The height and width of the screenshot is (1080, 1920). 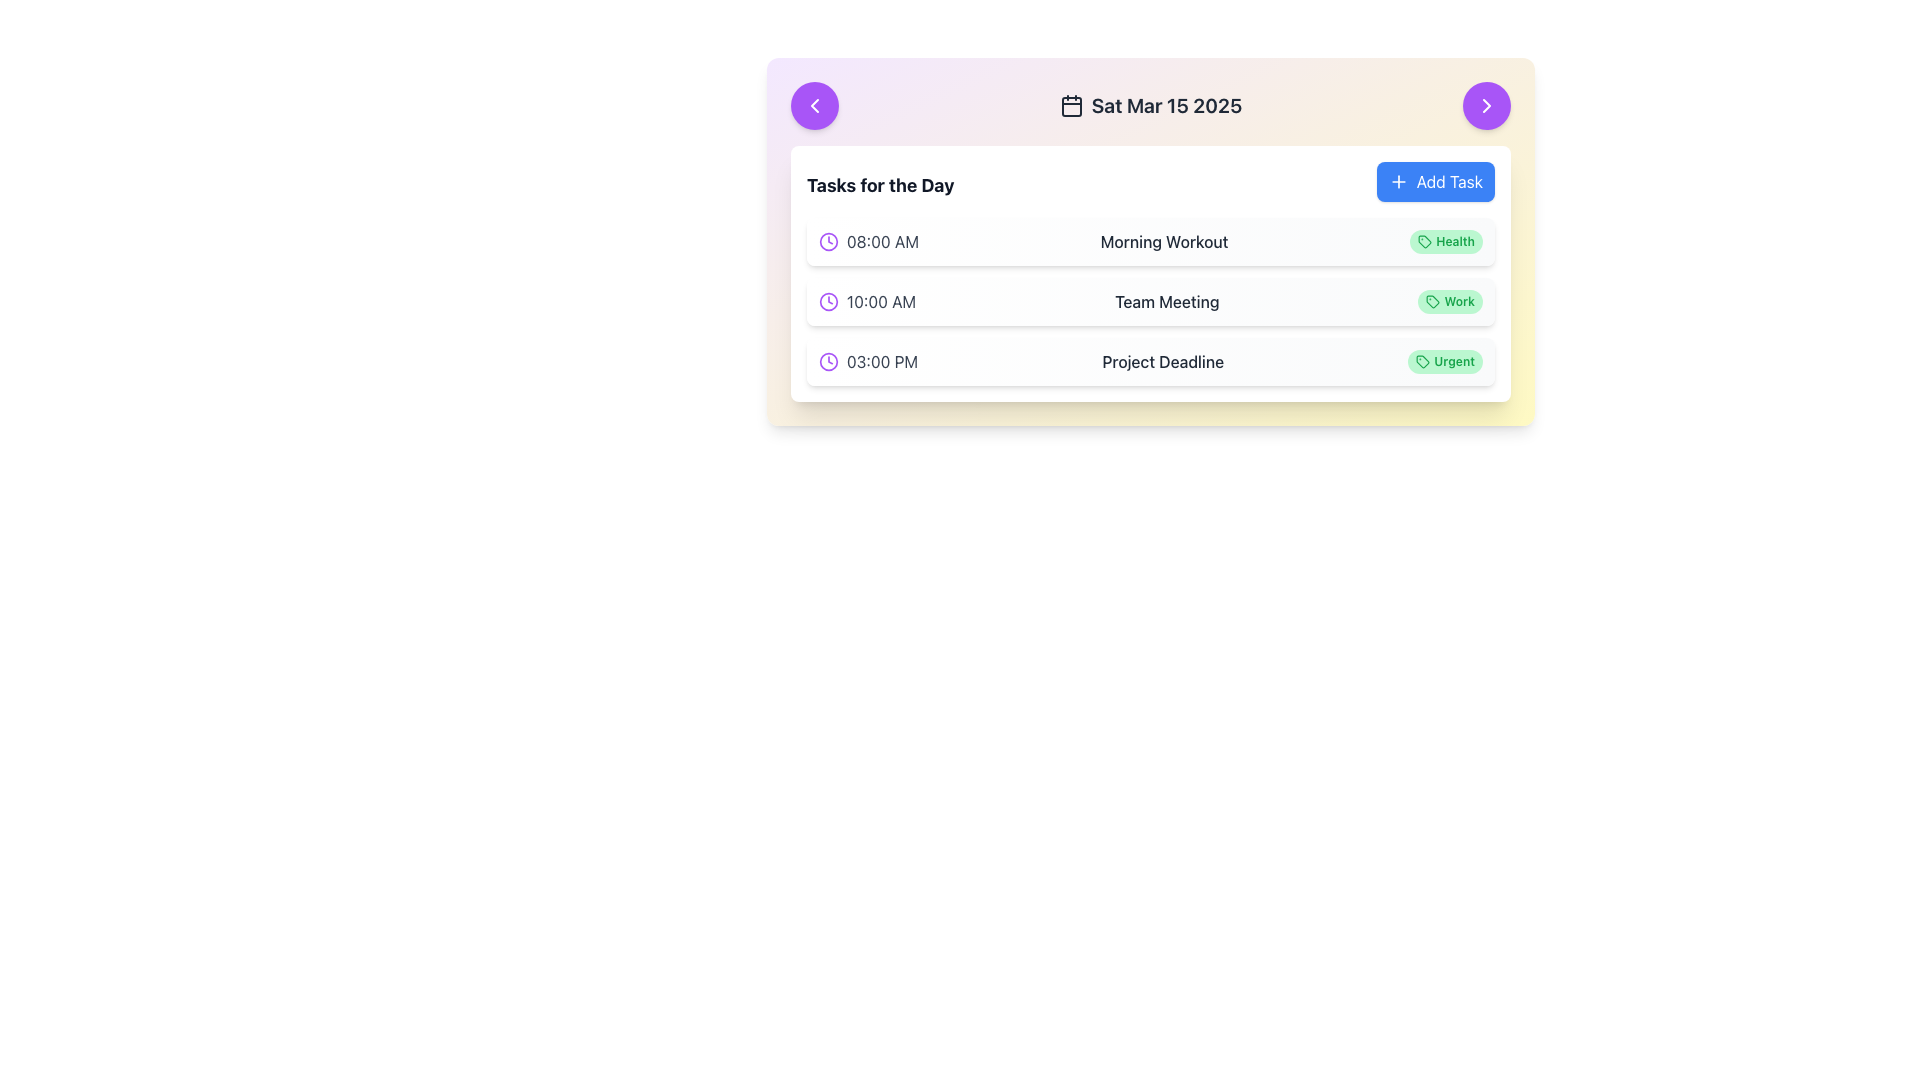 I want to click on properties of the rounded rectangle element inside the calendar icon located on the top bar of the interface, so click(x=1070, y=107).